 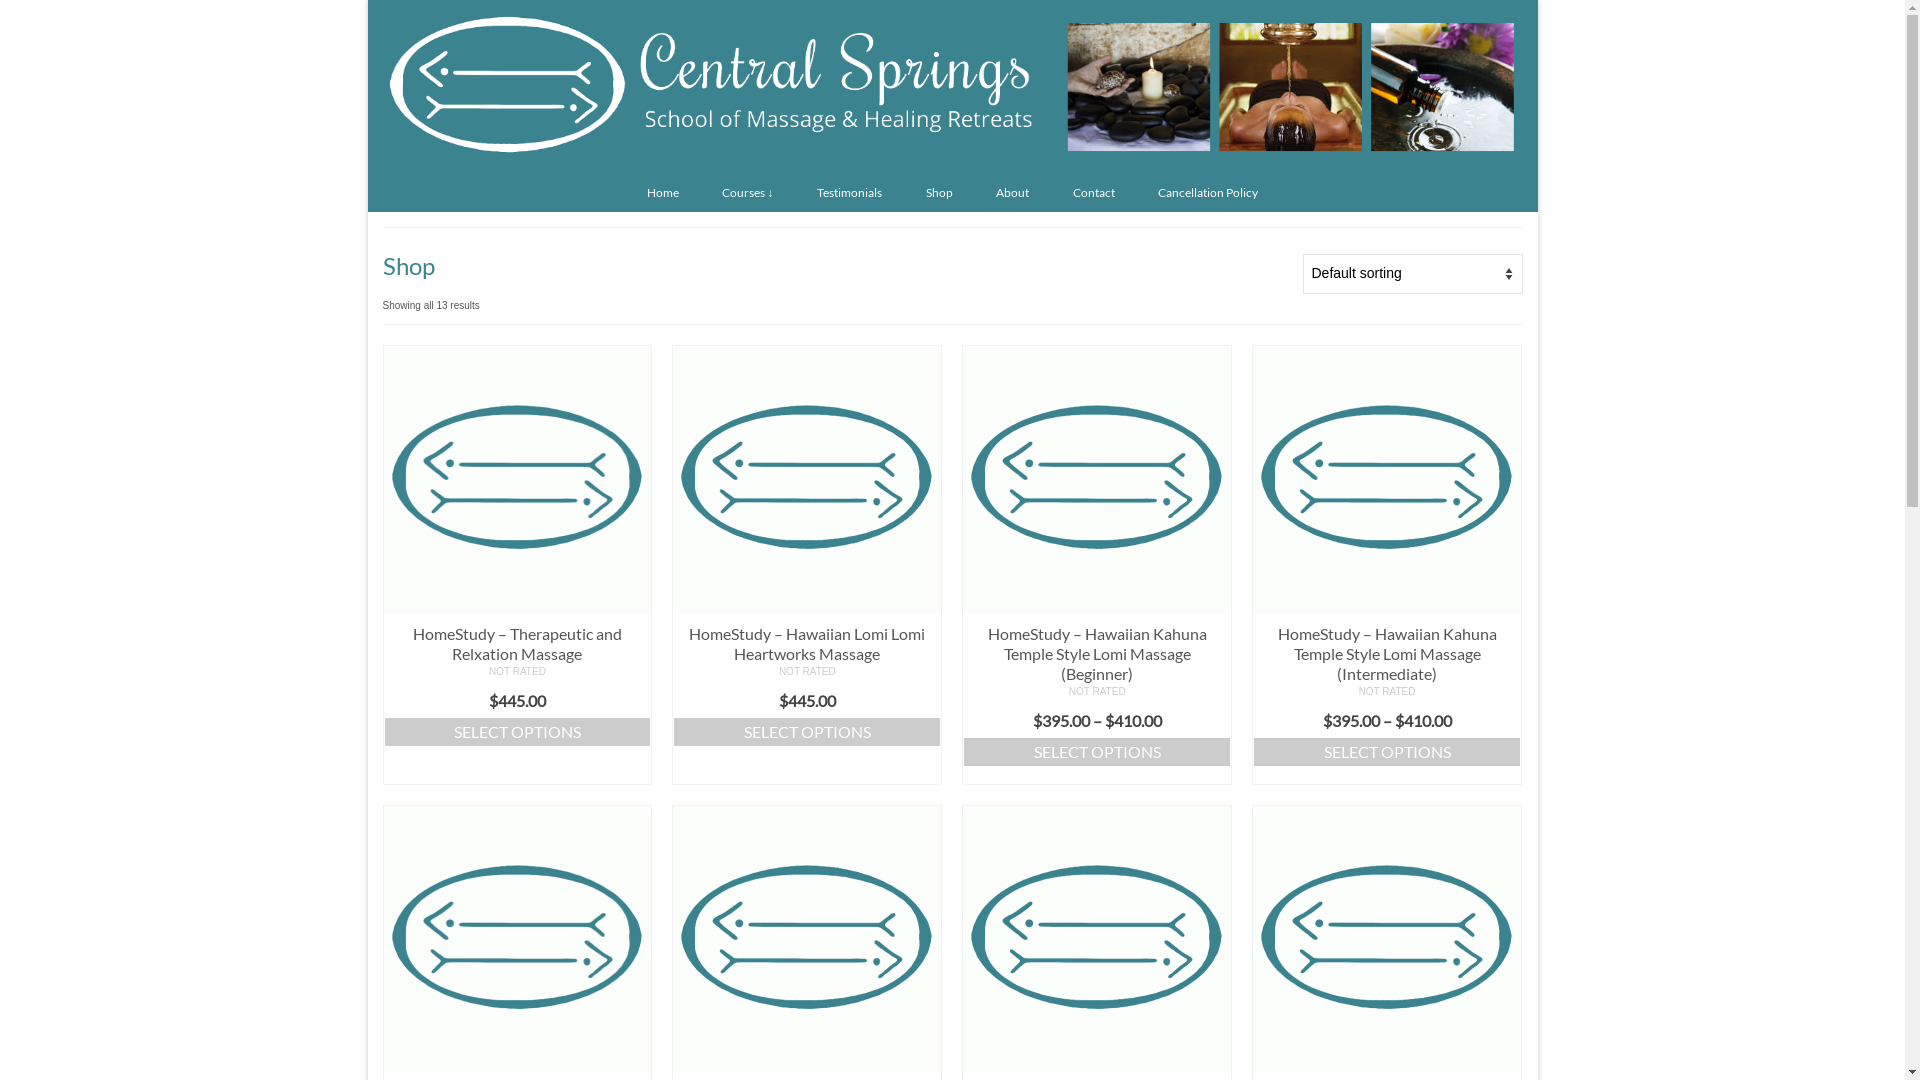 What do you see at coordinates (1207, 192) in the screenshot?
I see `'Cancellation Policy'` at bounding box center [1207, 192].